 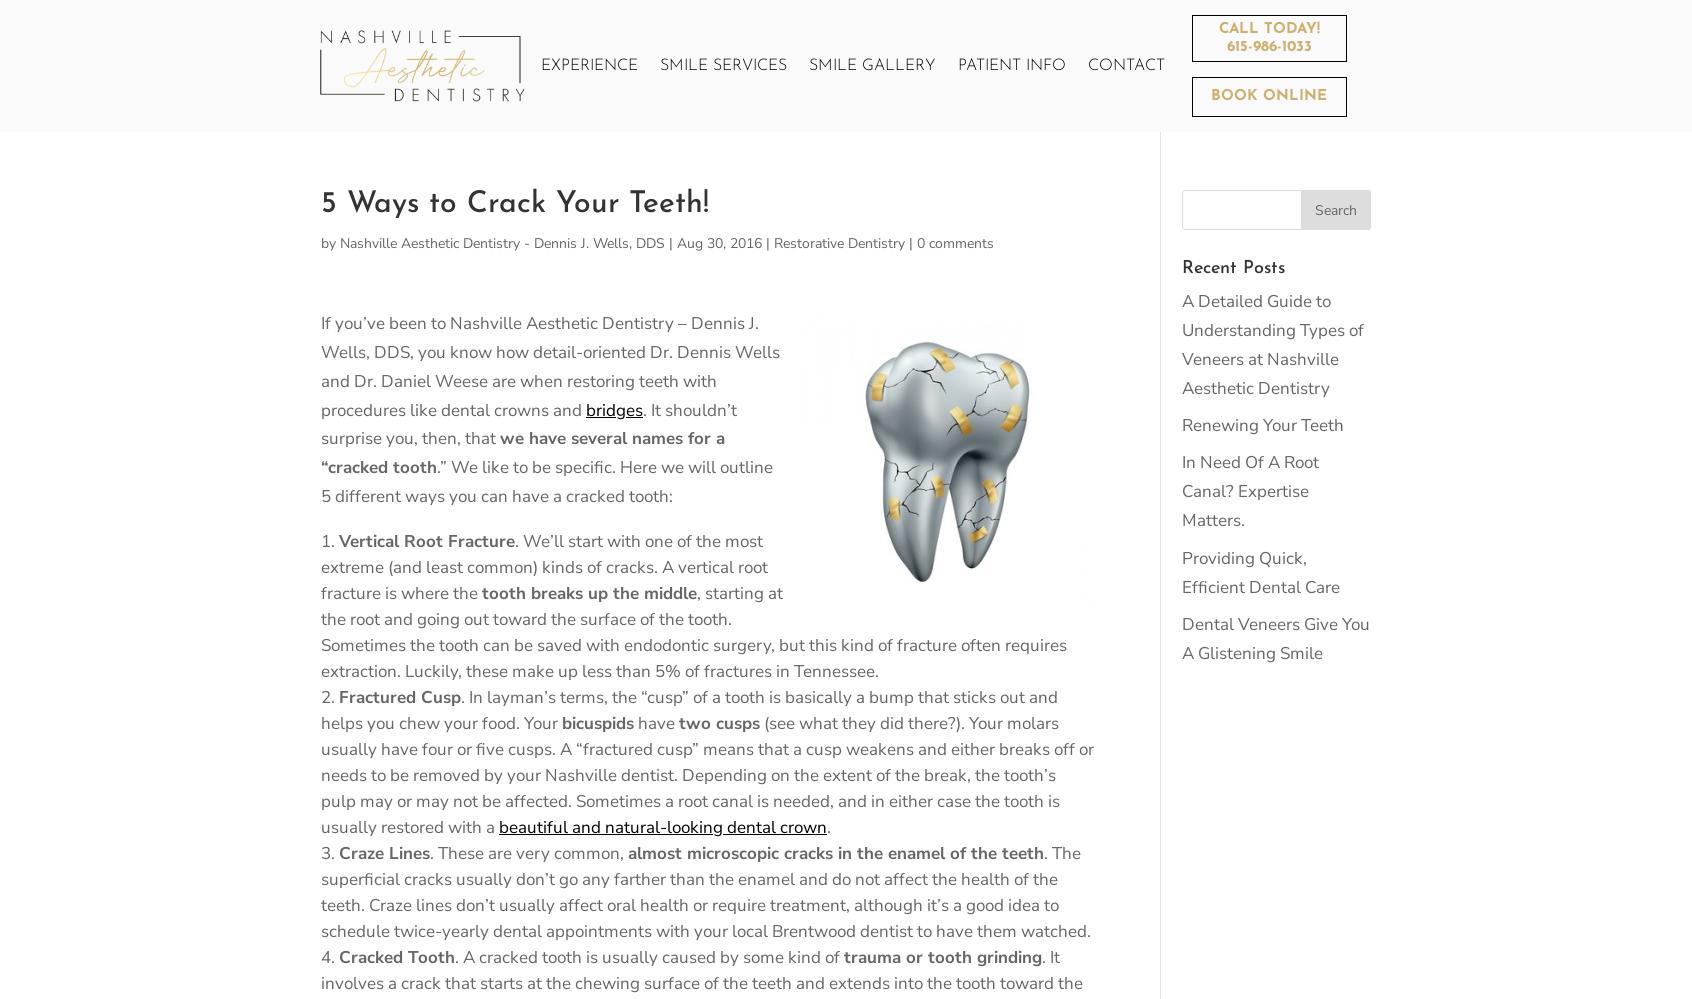 I want to click on 'have', so click(x=656, y=722).